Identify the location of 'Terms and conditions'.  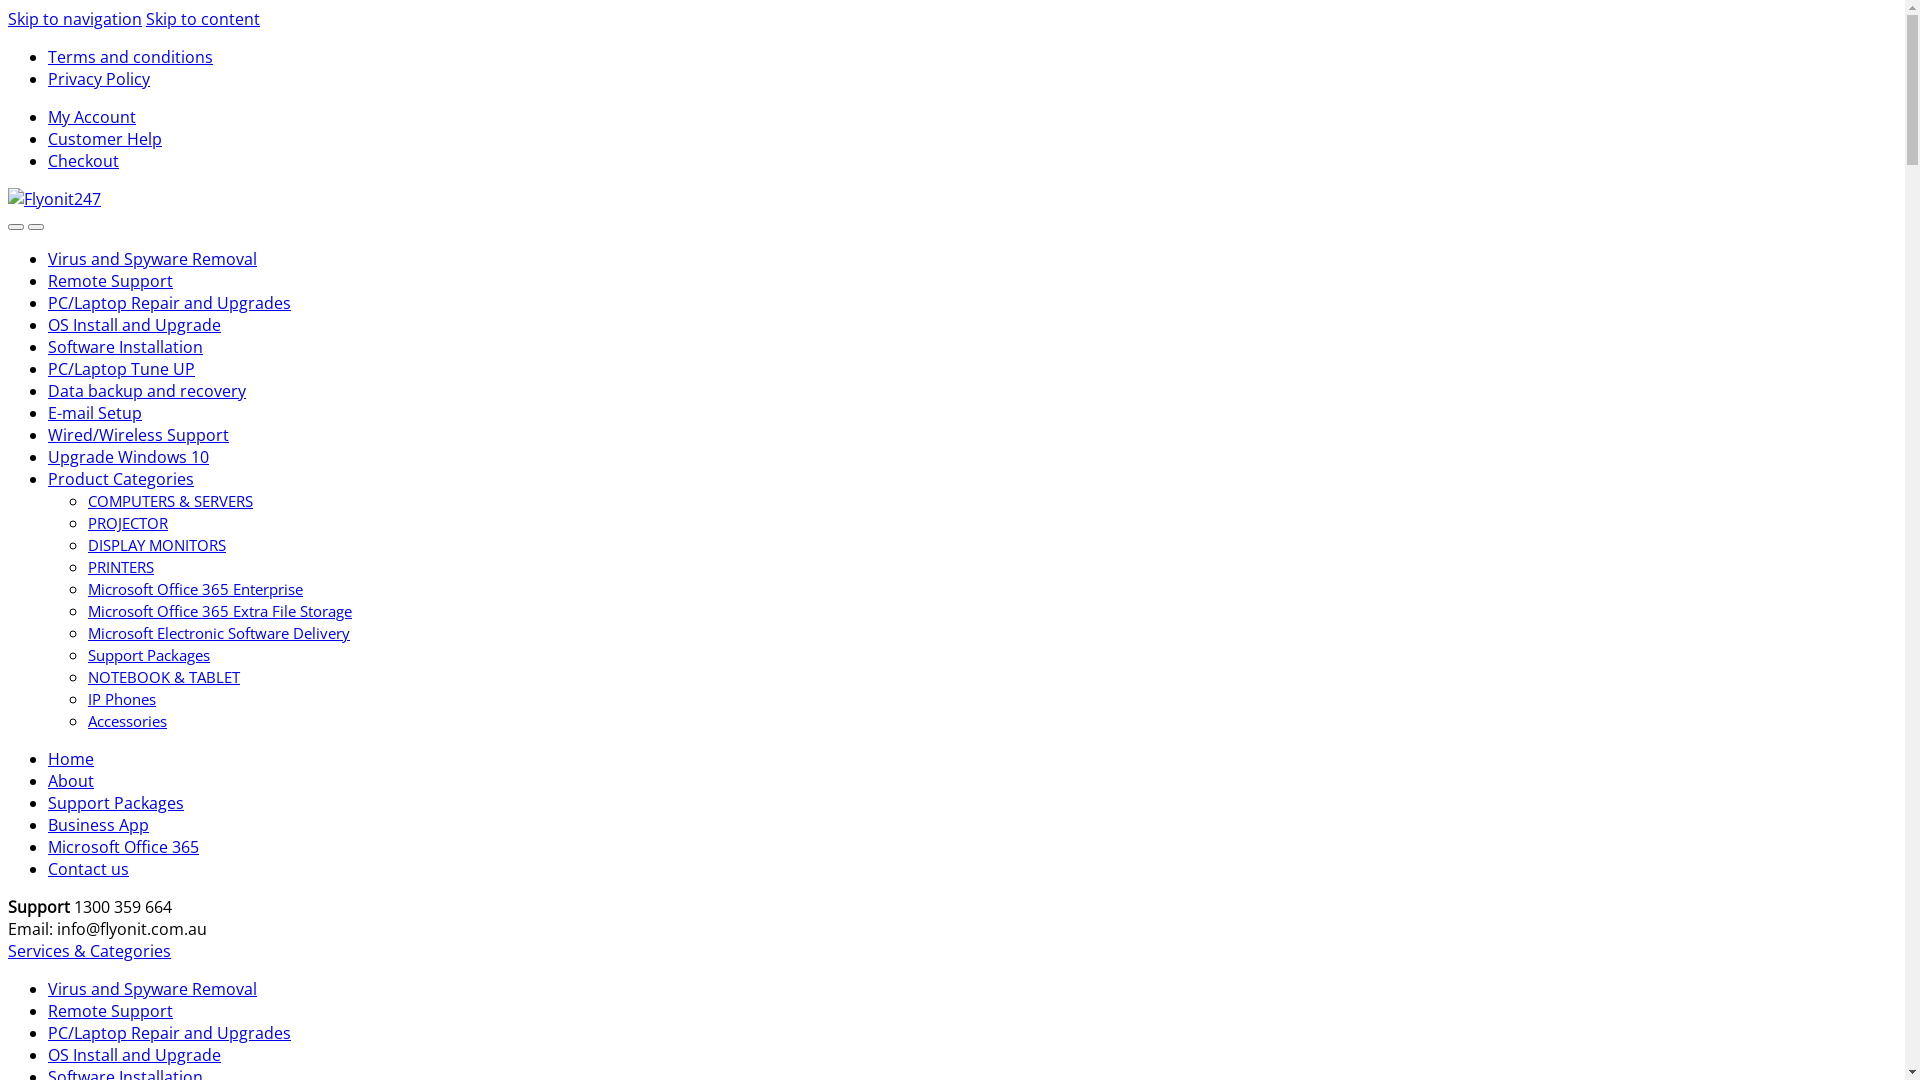
(129, 56).